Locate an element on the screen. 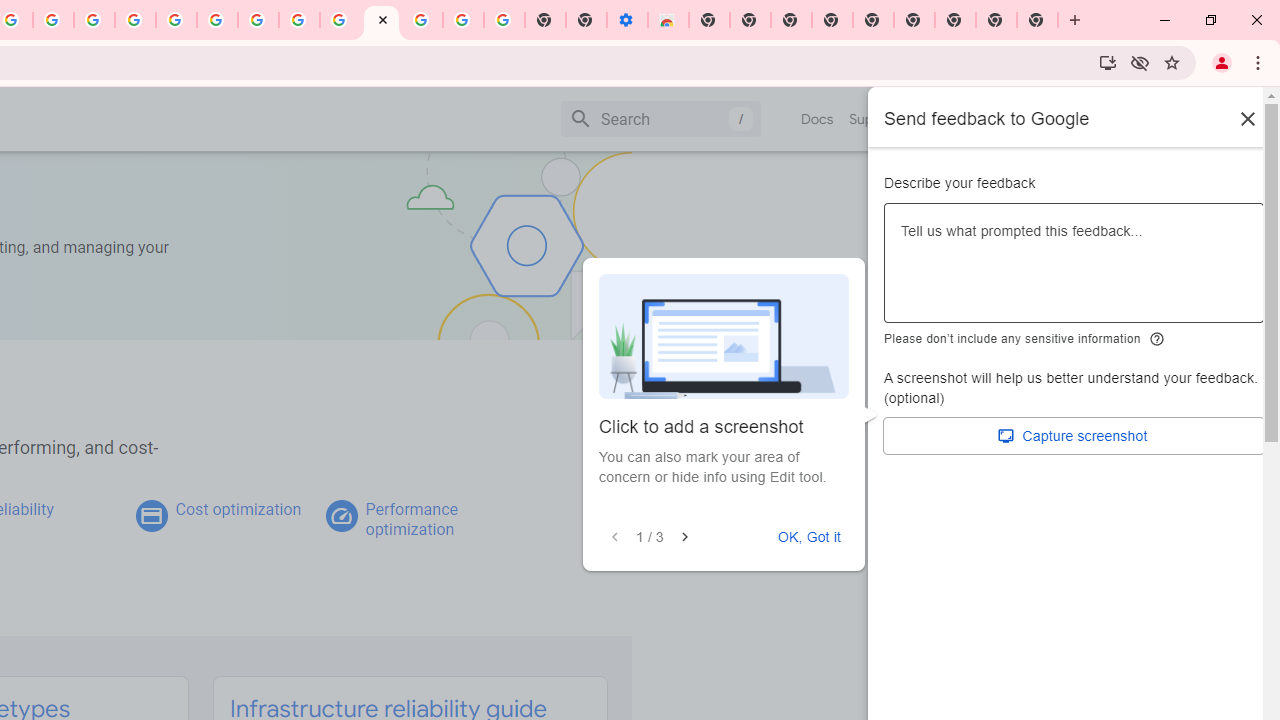  'Google Account Help' is located at coordinates (217, 20).